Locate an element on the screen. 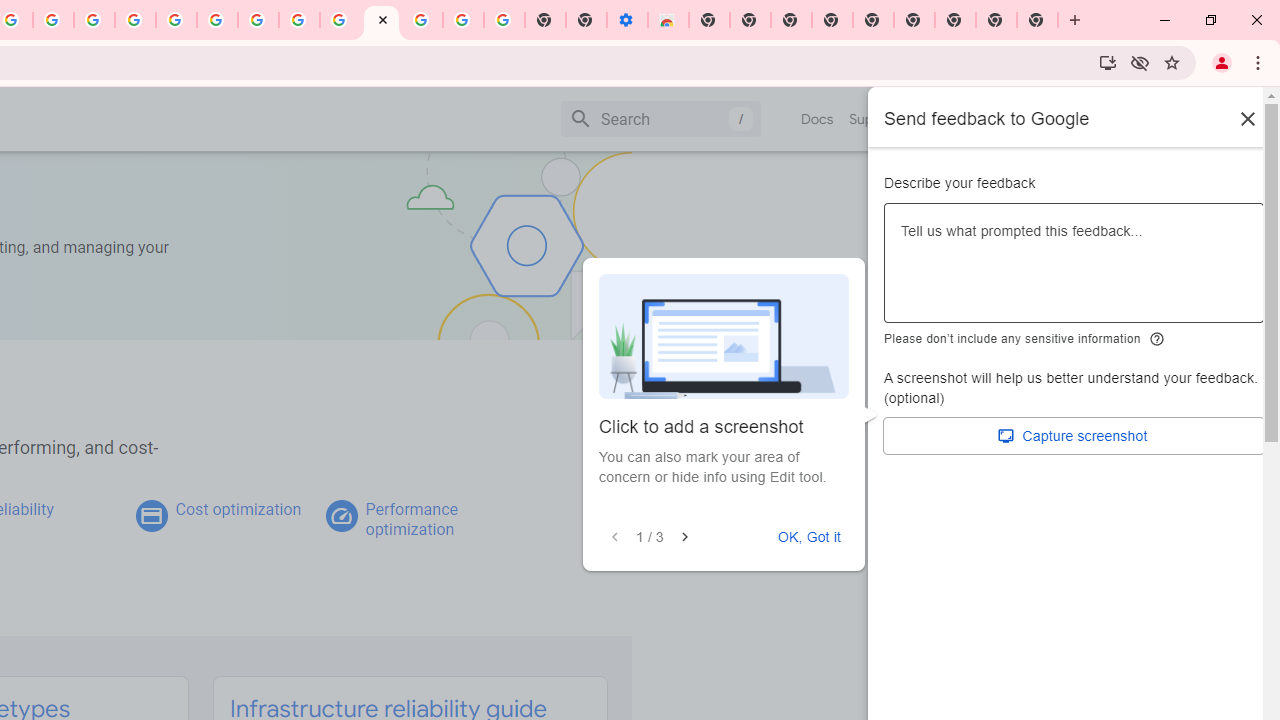  'Google Account Help' is located at coordinates (217, 20).